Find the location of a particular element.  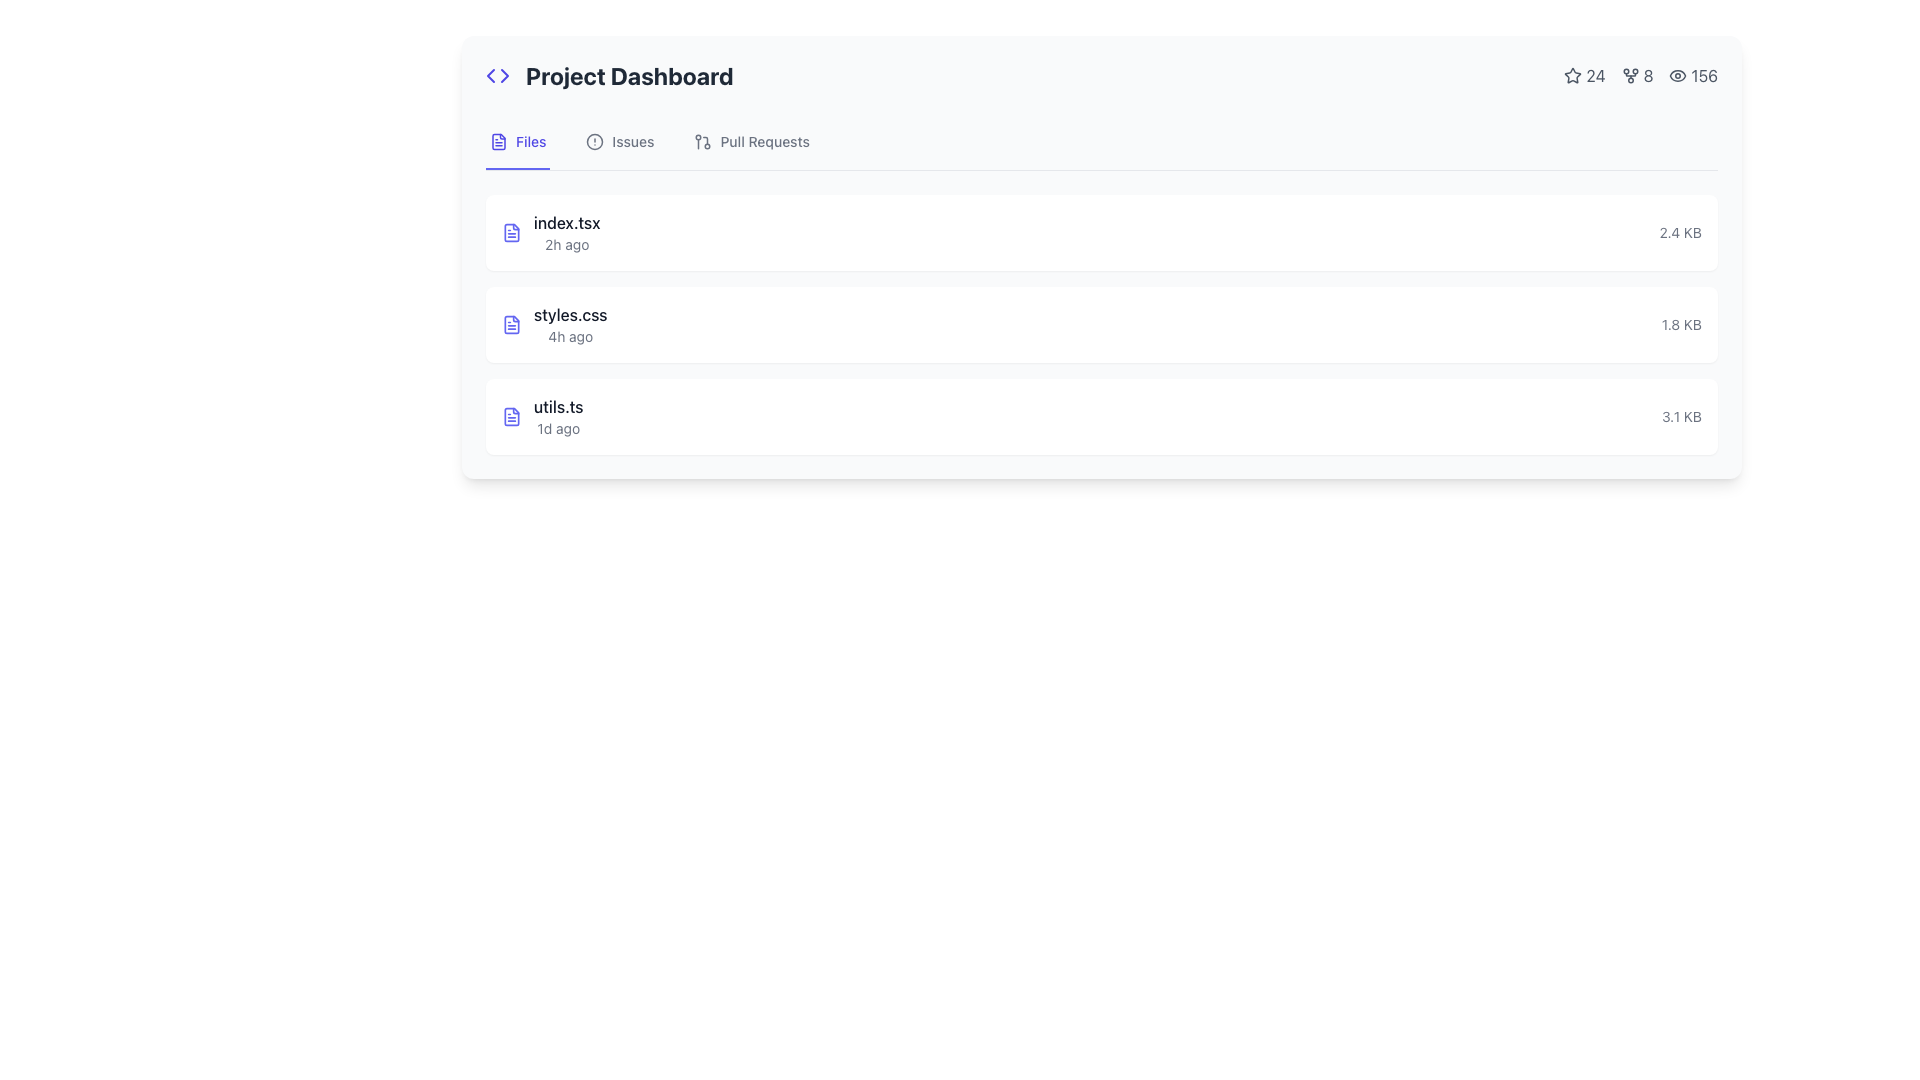

text of the 'Files' label, which is a bold indigo text in the tabbed navigation interface, located at the top-left corner next to a file icon is located at coordinates (531, 141).